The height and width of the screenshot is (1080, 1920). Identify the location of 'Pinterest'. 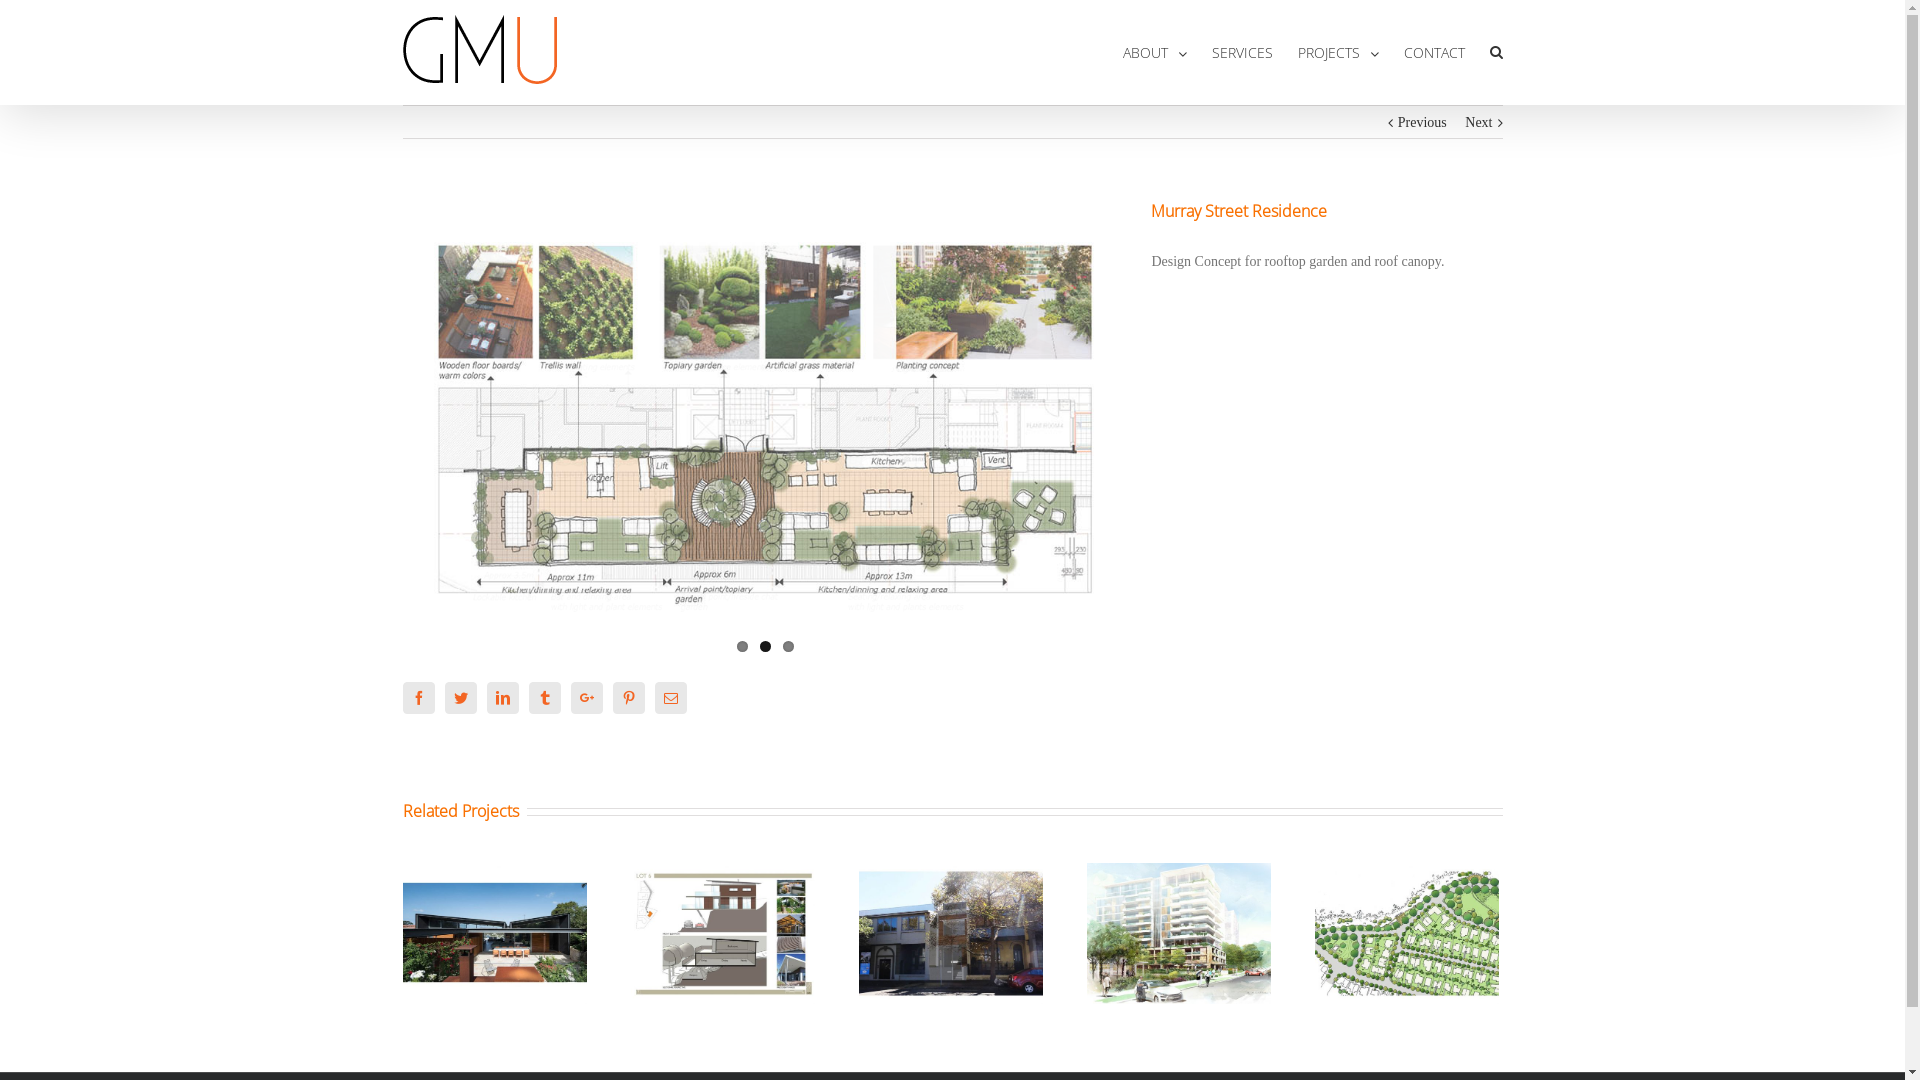
(610, 697).